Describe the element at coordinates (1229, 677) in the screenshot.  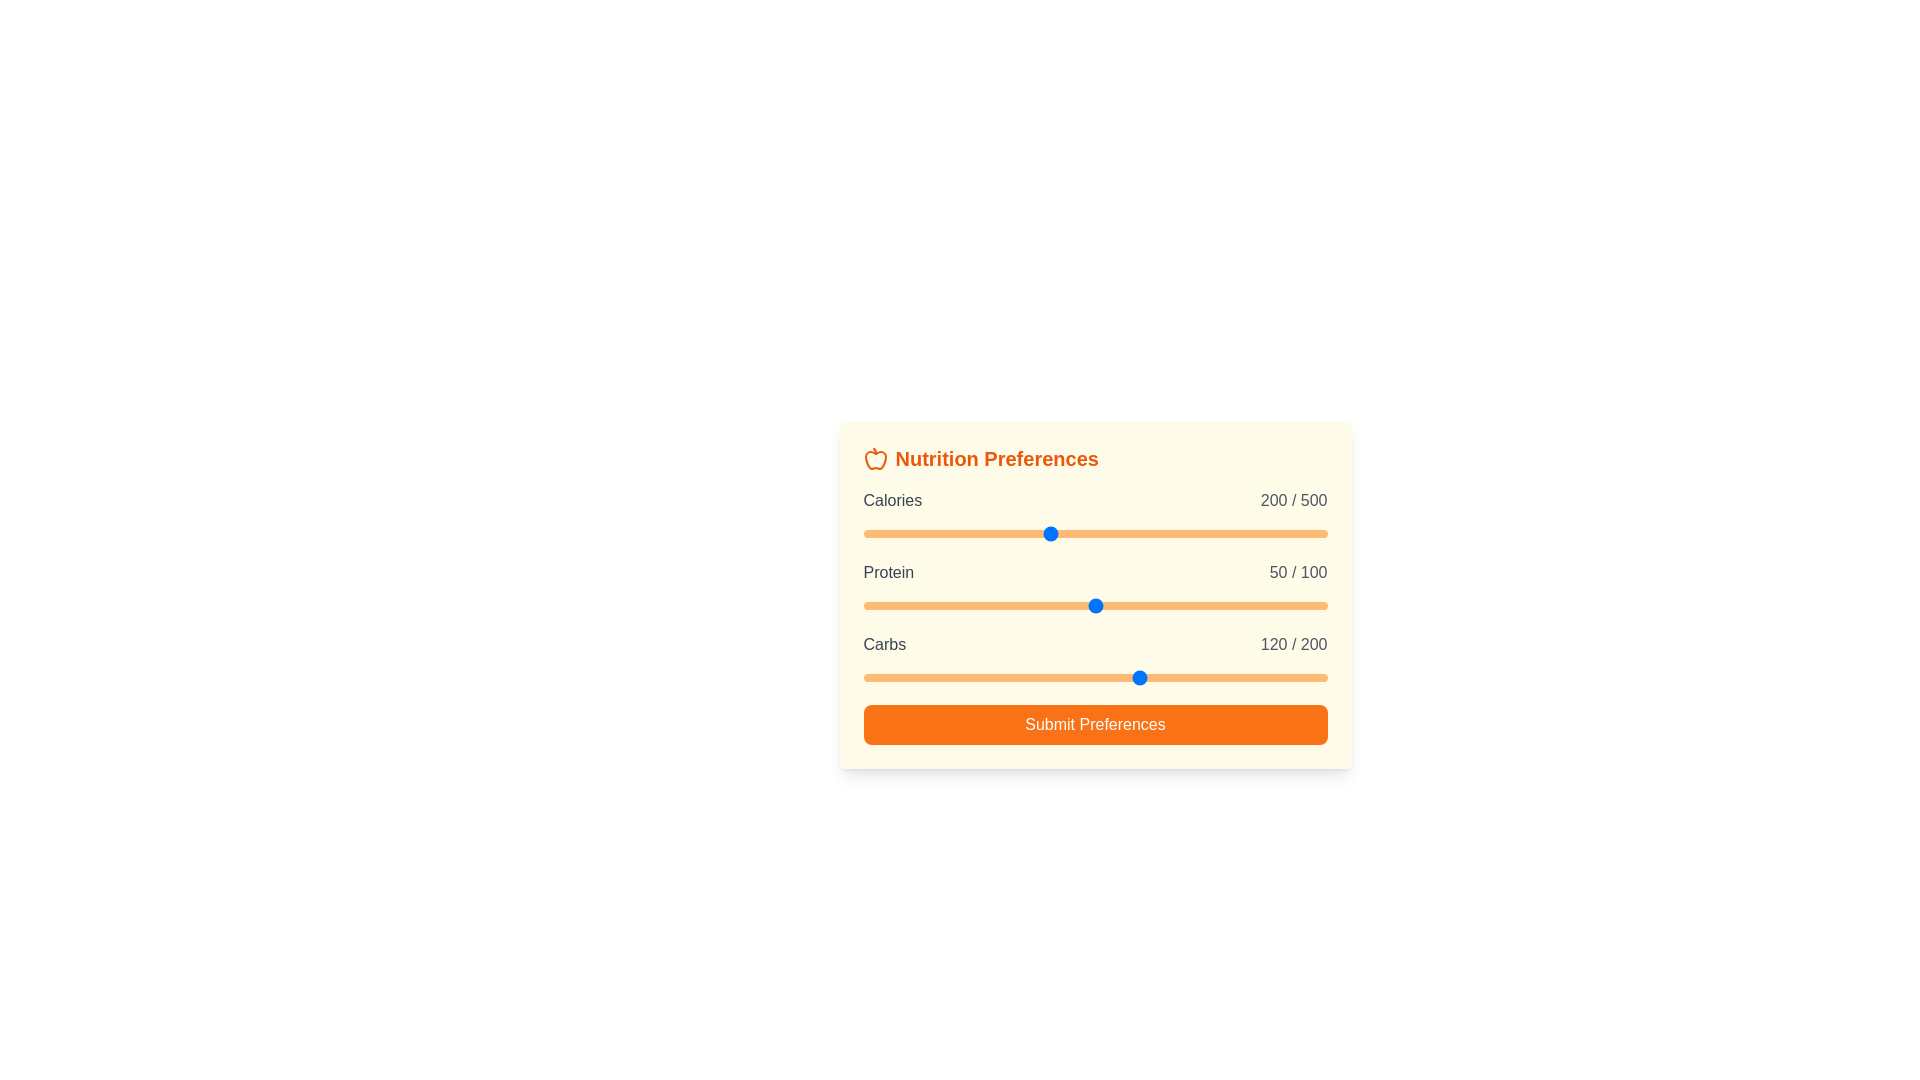
I see `the carbs value` at that location.